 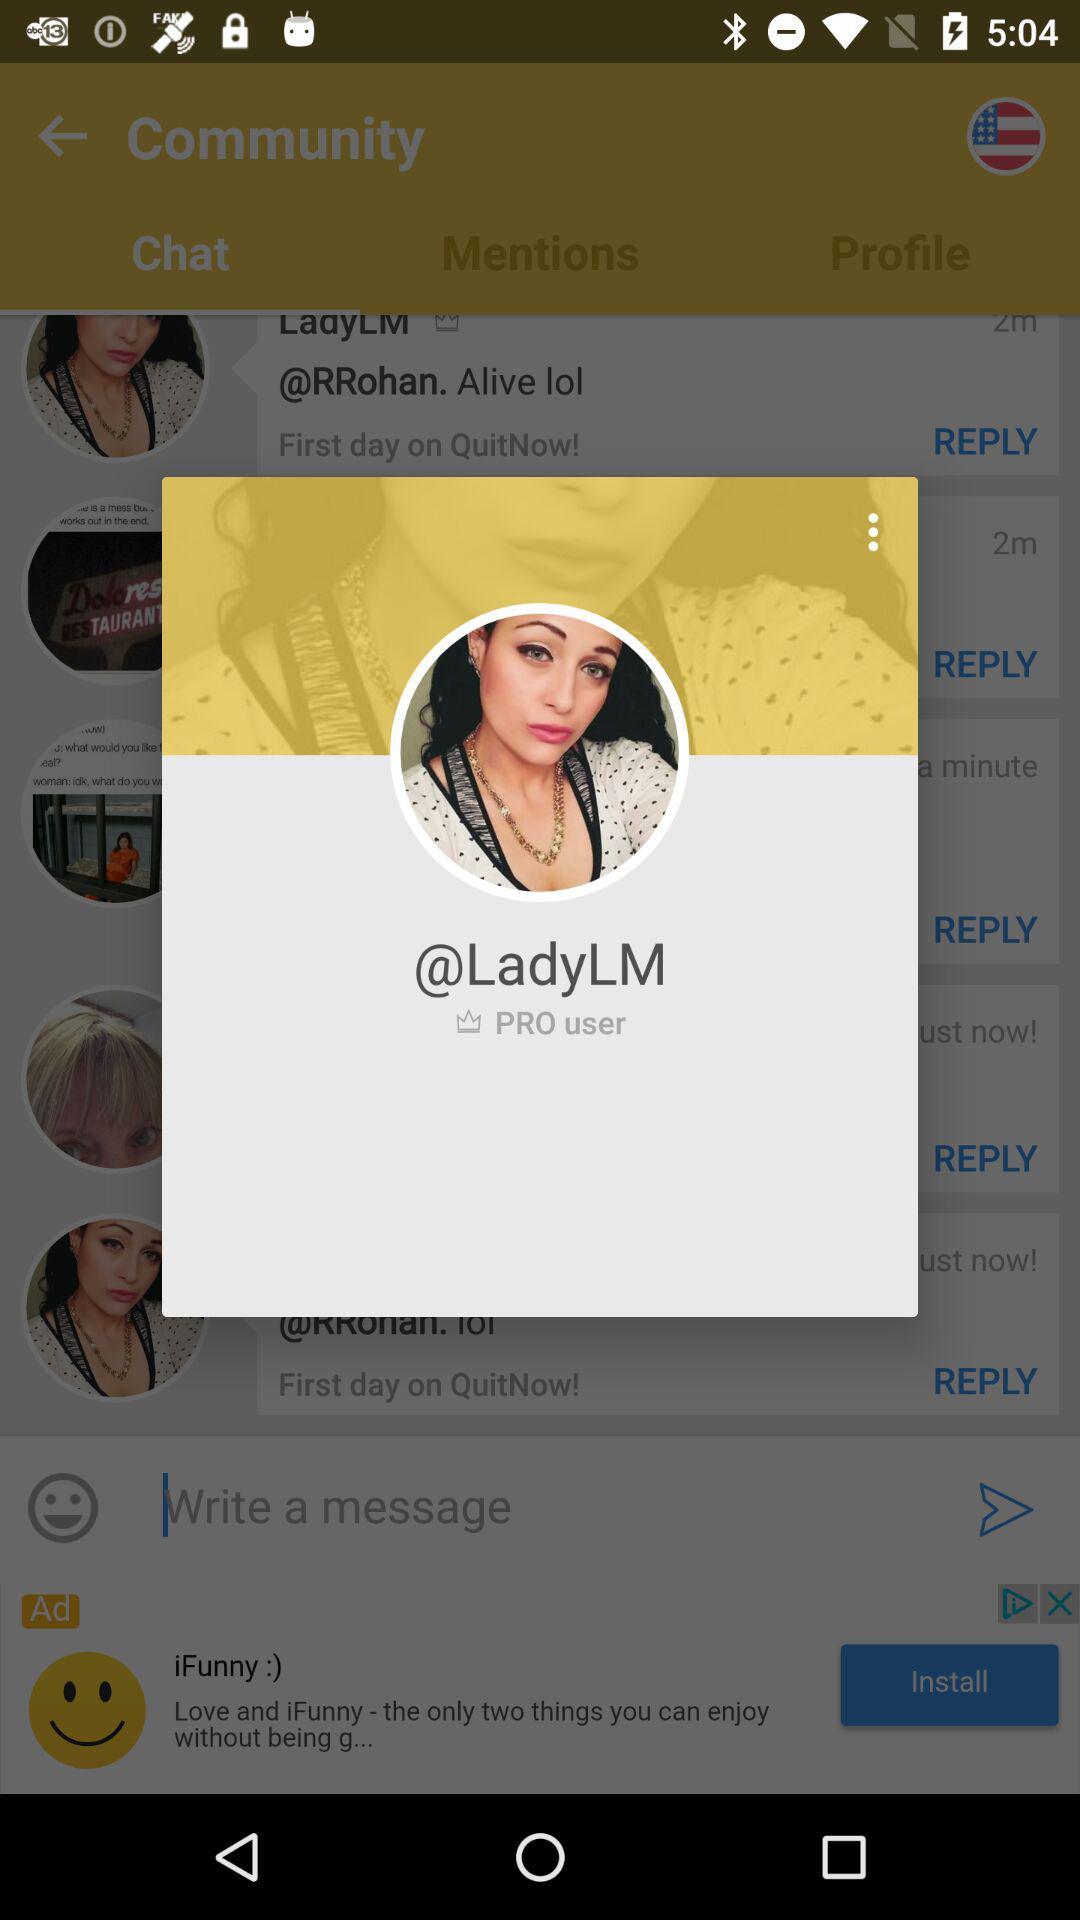 What do you see at coordinates (872, 532) in the screenshot?
I see `item above @ladylm` at bounding box center [872, 532].